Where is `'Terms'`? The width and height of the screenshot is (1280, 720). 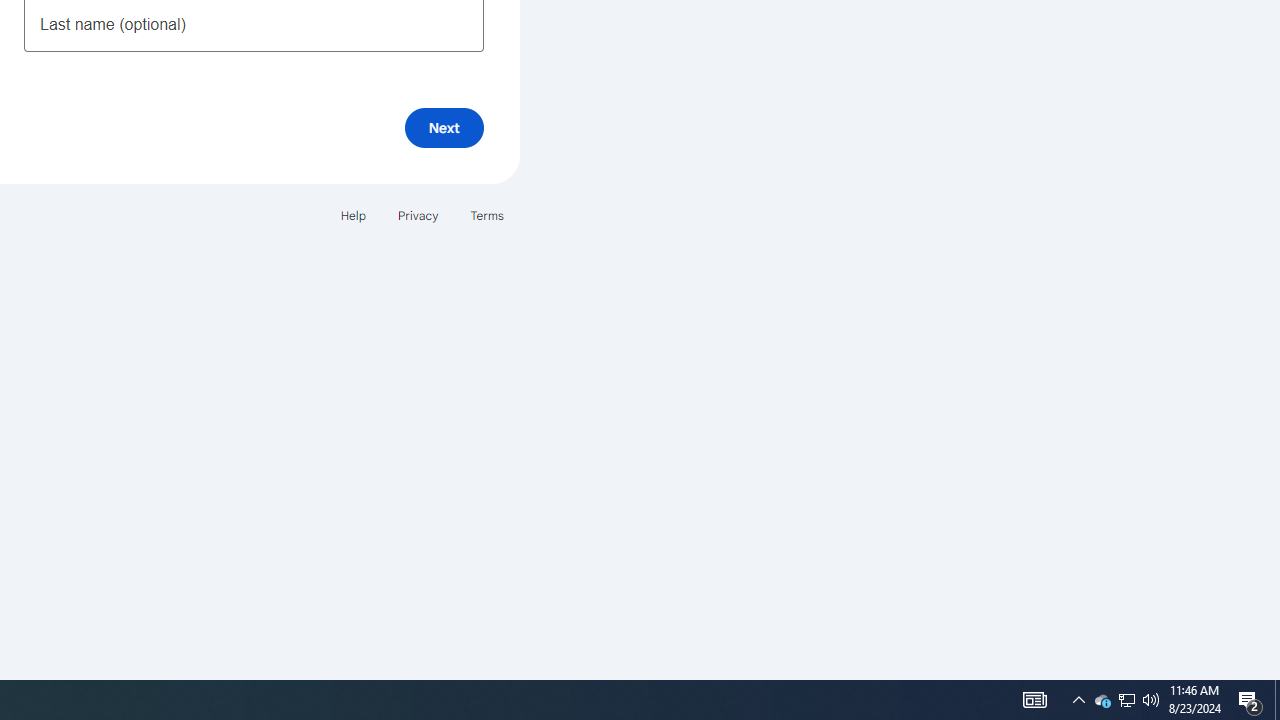
'Terms' is located at coordinates (487, 215).